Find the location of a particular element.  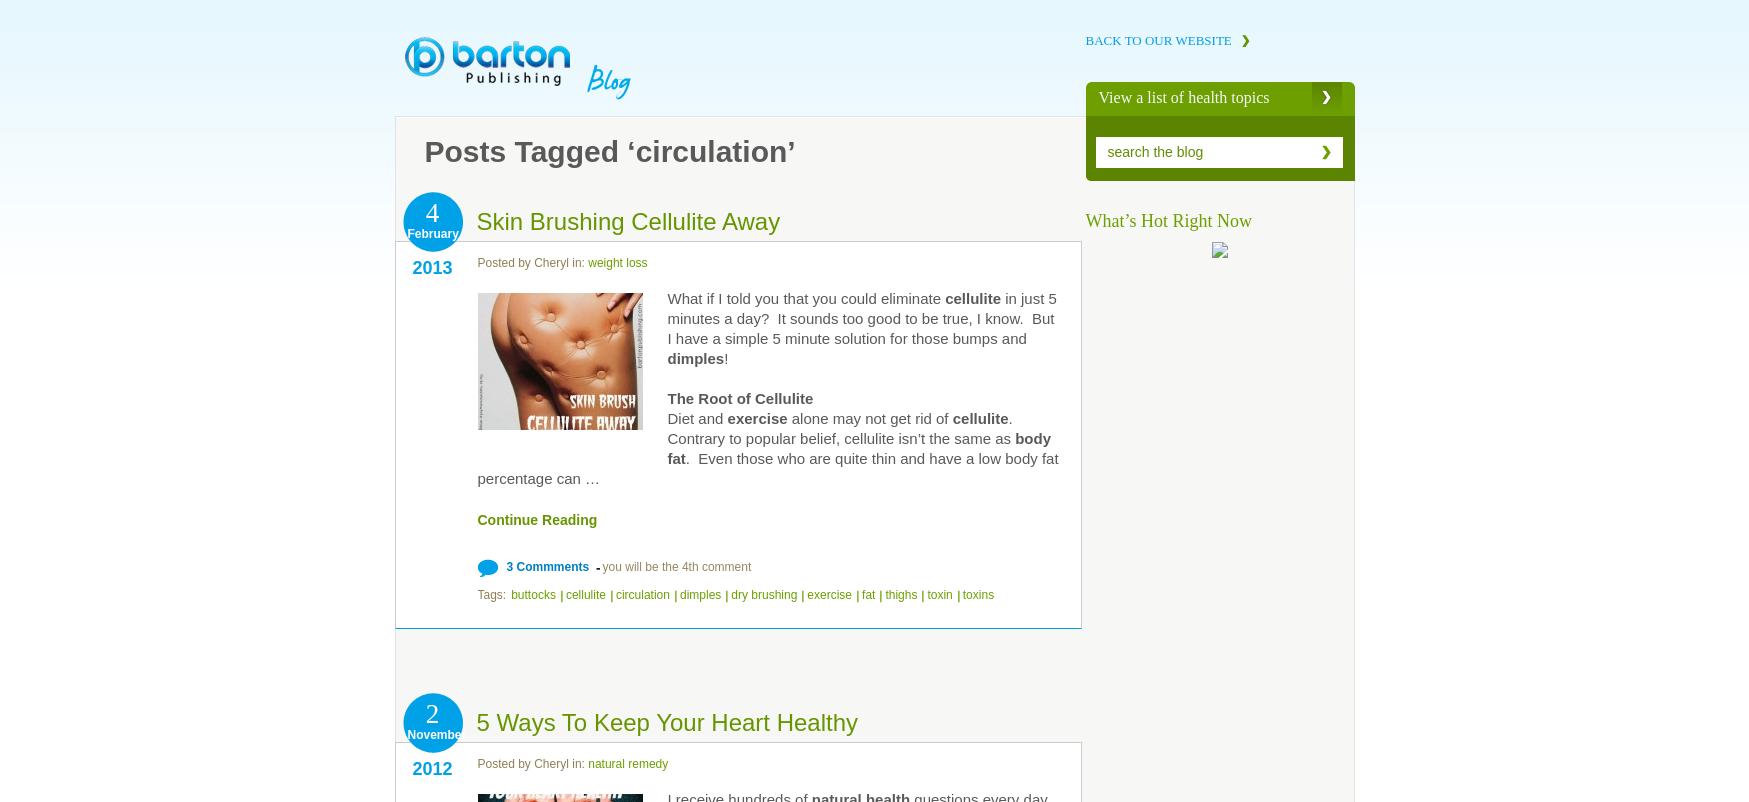

'.  Even those who are quite thin and have a low body fat percentage can …' is located at coordinates (767, 467).